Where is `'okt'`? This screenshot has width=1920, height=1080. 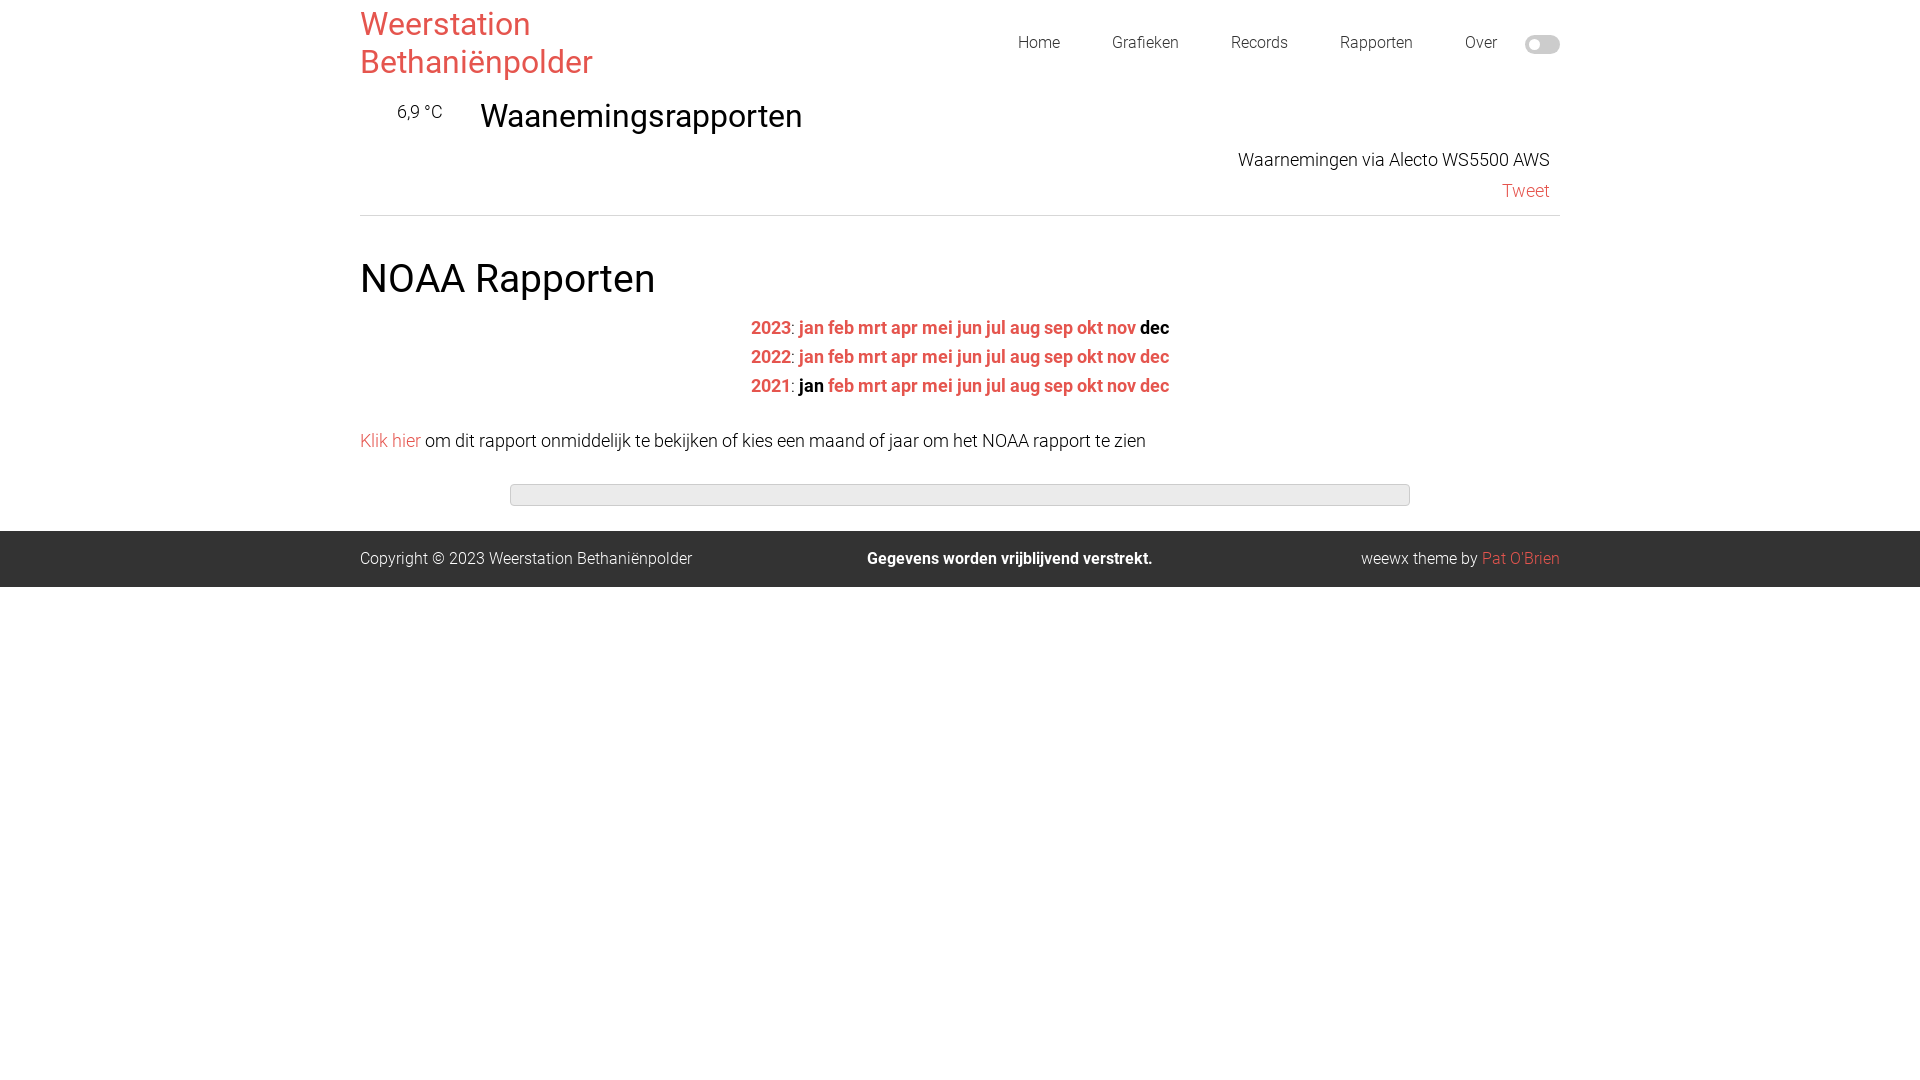 'okt' is located at coordinates (1088, 355).